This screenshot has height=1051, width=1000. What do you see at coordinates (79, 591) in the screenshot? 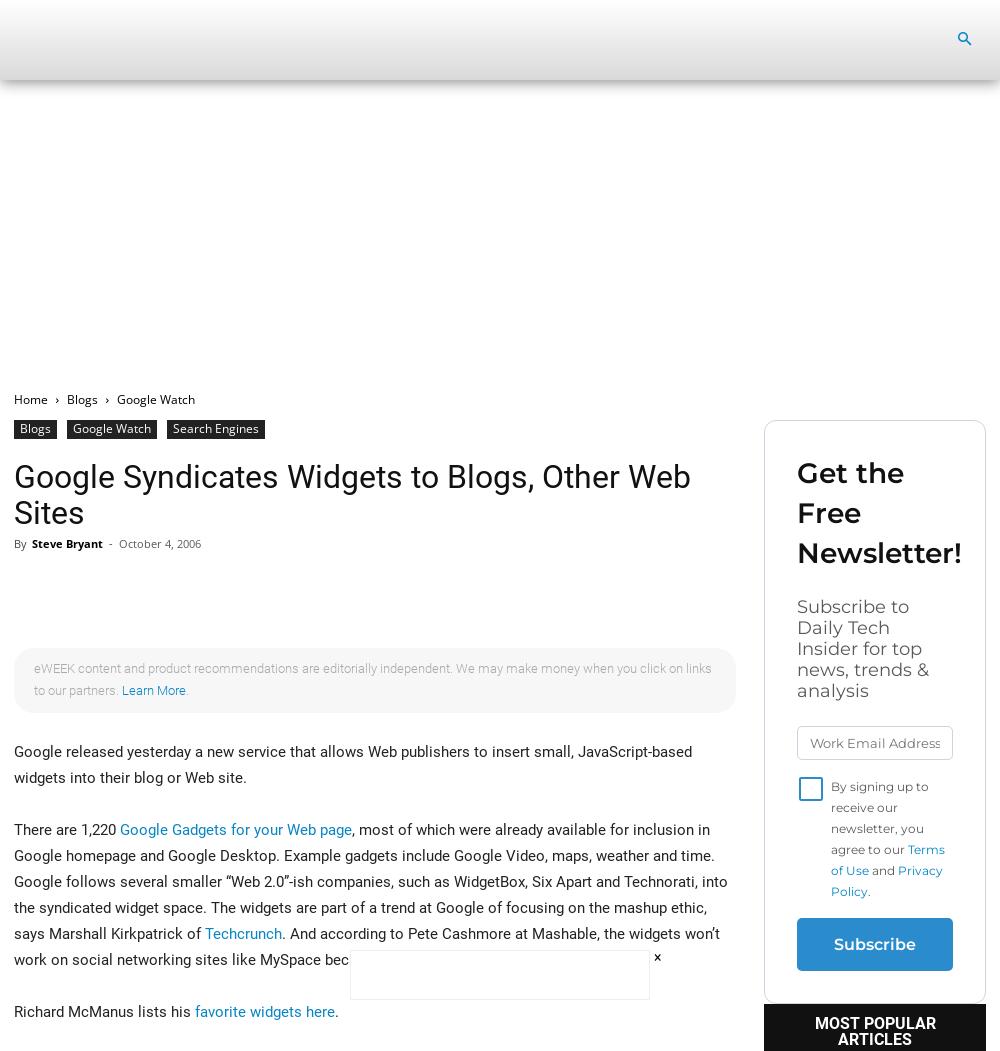
I see `'Share'` at bounding box center [79, 591].